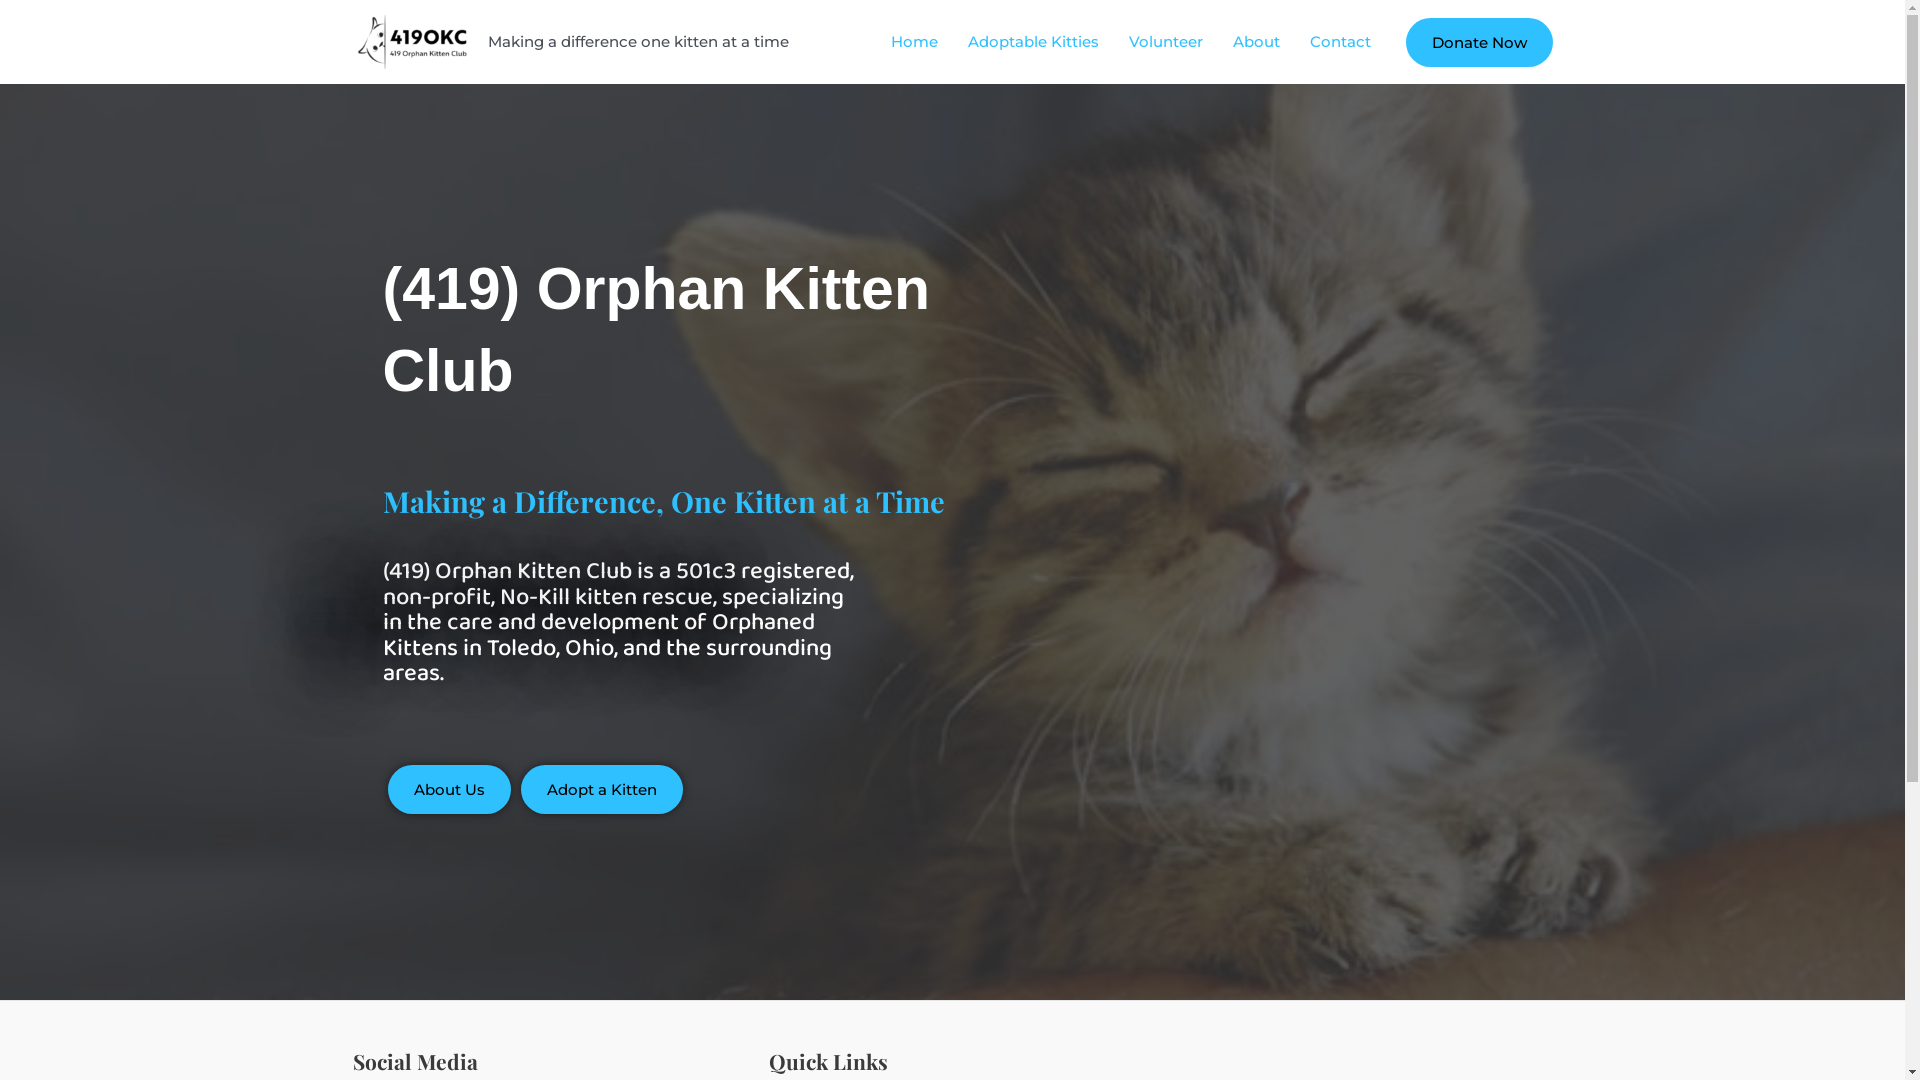  Describe the element at coordinates (448, 788) in the screenshot. I see `'About Us'` at that location.